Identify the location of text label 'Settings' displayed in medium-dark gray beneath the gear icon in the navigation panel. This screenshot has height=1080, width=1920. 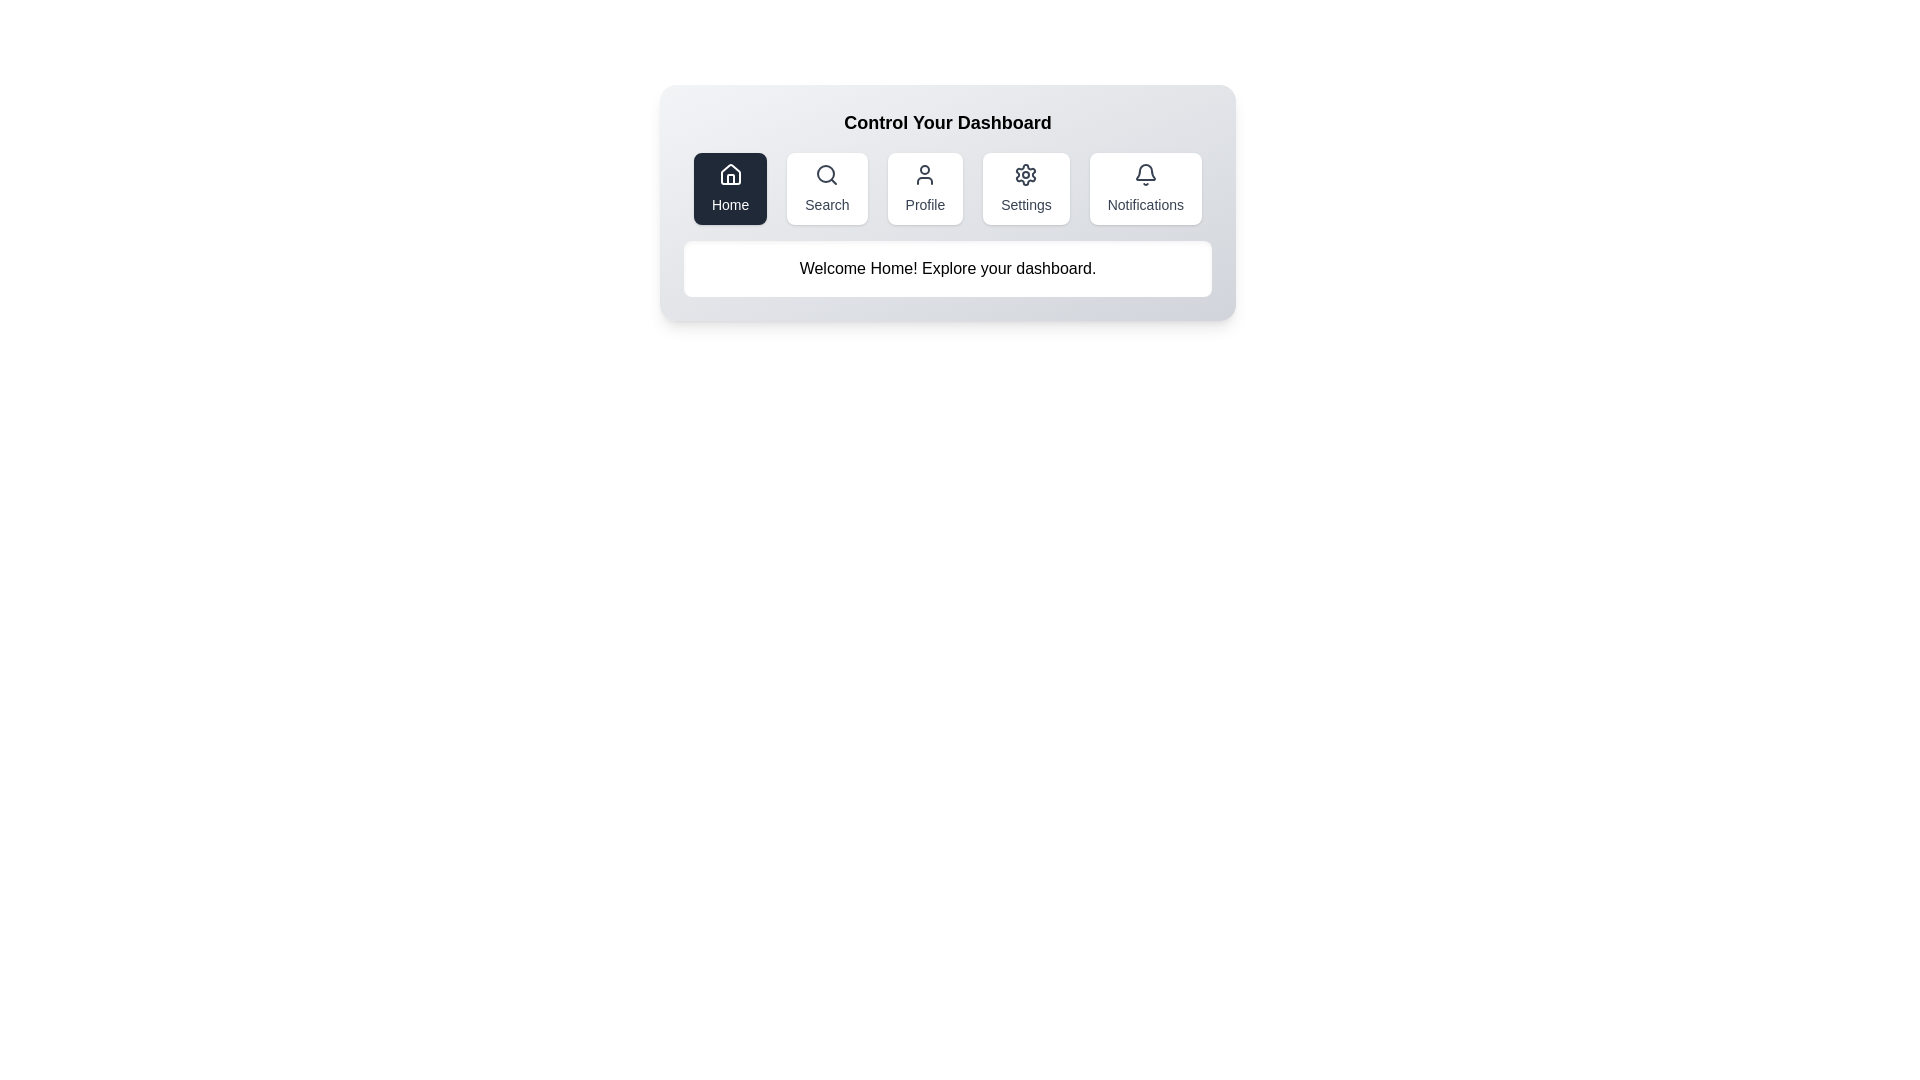
(1026, 204).